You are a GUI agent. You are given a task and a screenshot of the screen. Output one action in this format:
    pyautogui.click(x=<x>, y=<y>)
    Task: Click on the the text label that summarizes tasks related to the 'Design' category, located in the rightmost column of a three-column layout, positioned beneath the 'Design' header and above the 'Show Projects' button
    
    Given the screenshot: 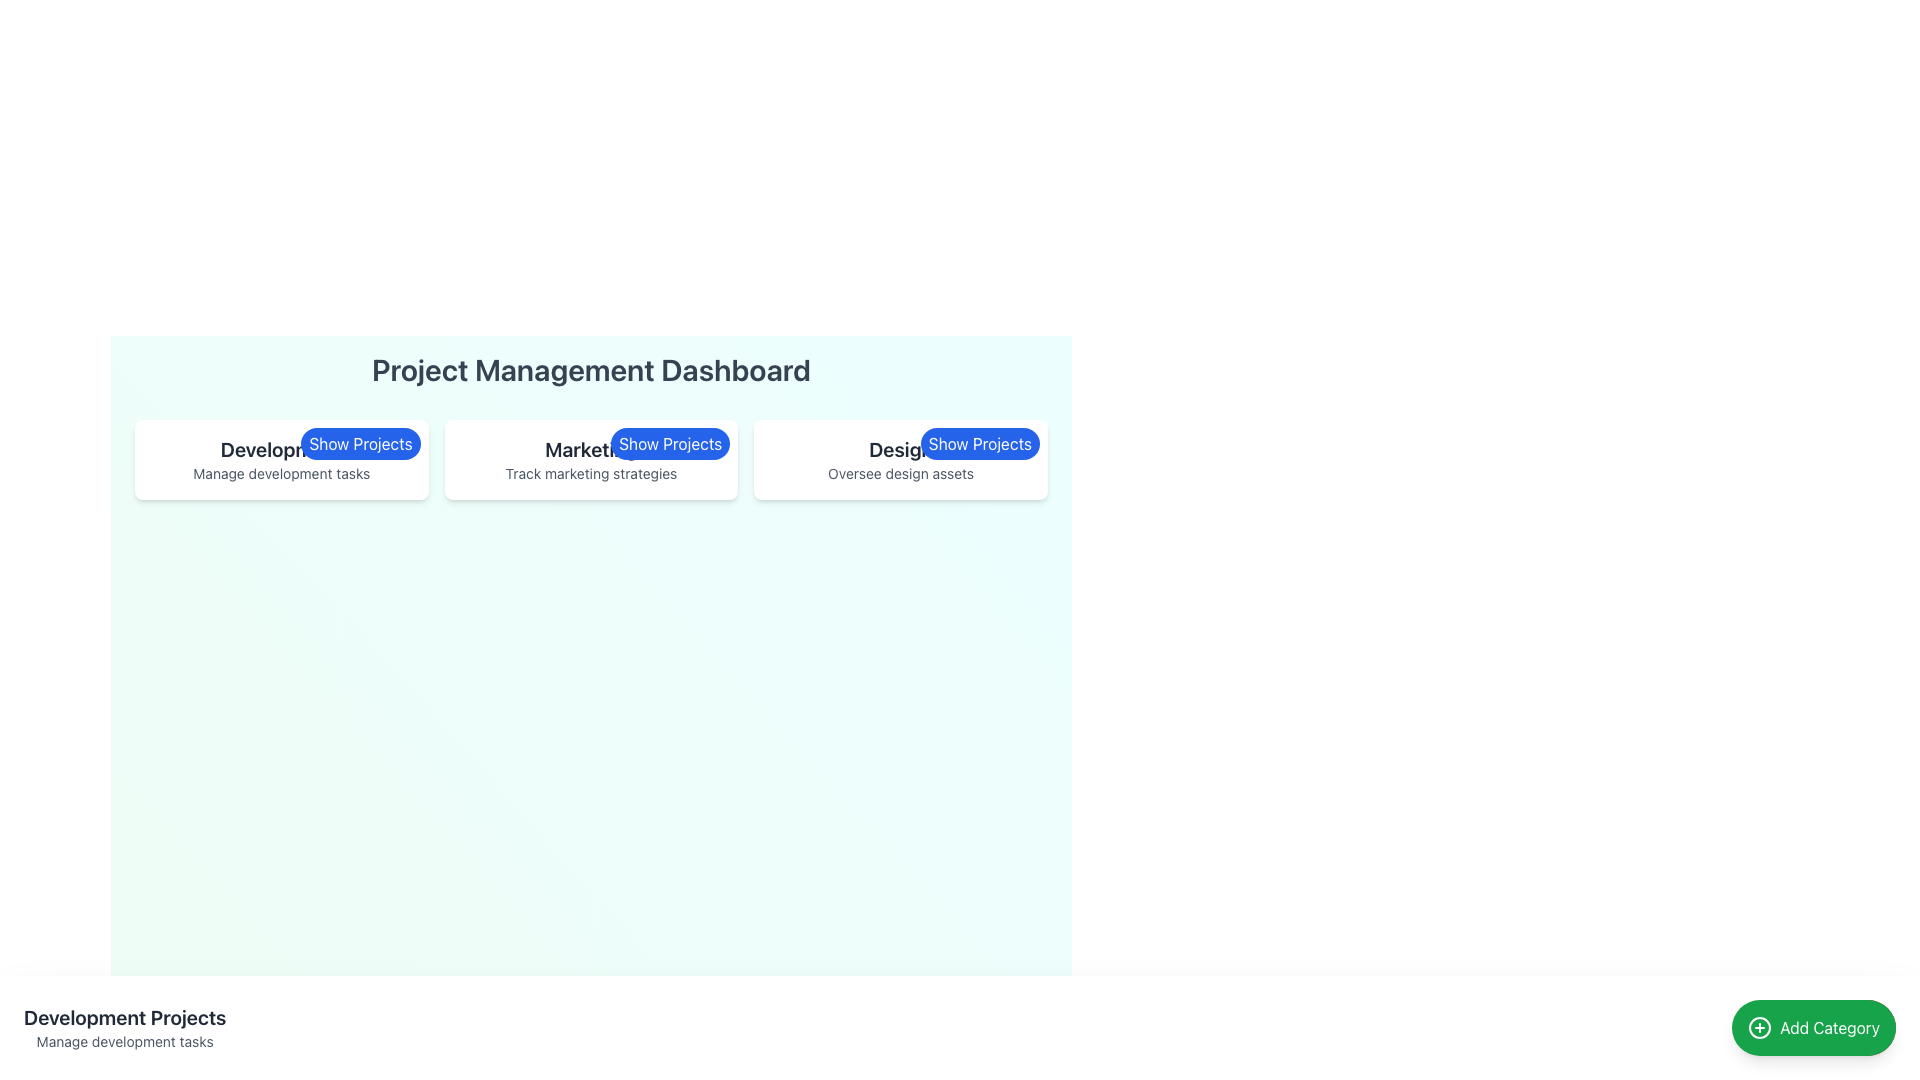 What is the action you would take?
    pyautogui.click(x=900, y=474)
    